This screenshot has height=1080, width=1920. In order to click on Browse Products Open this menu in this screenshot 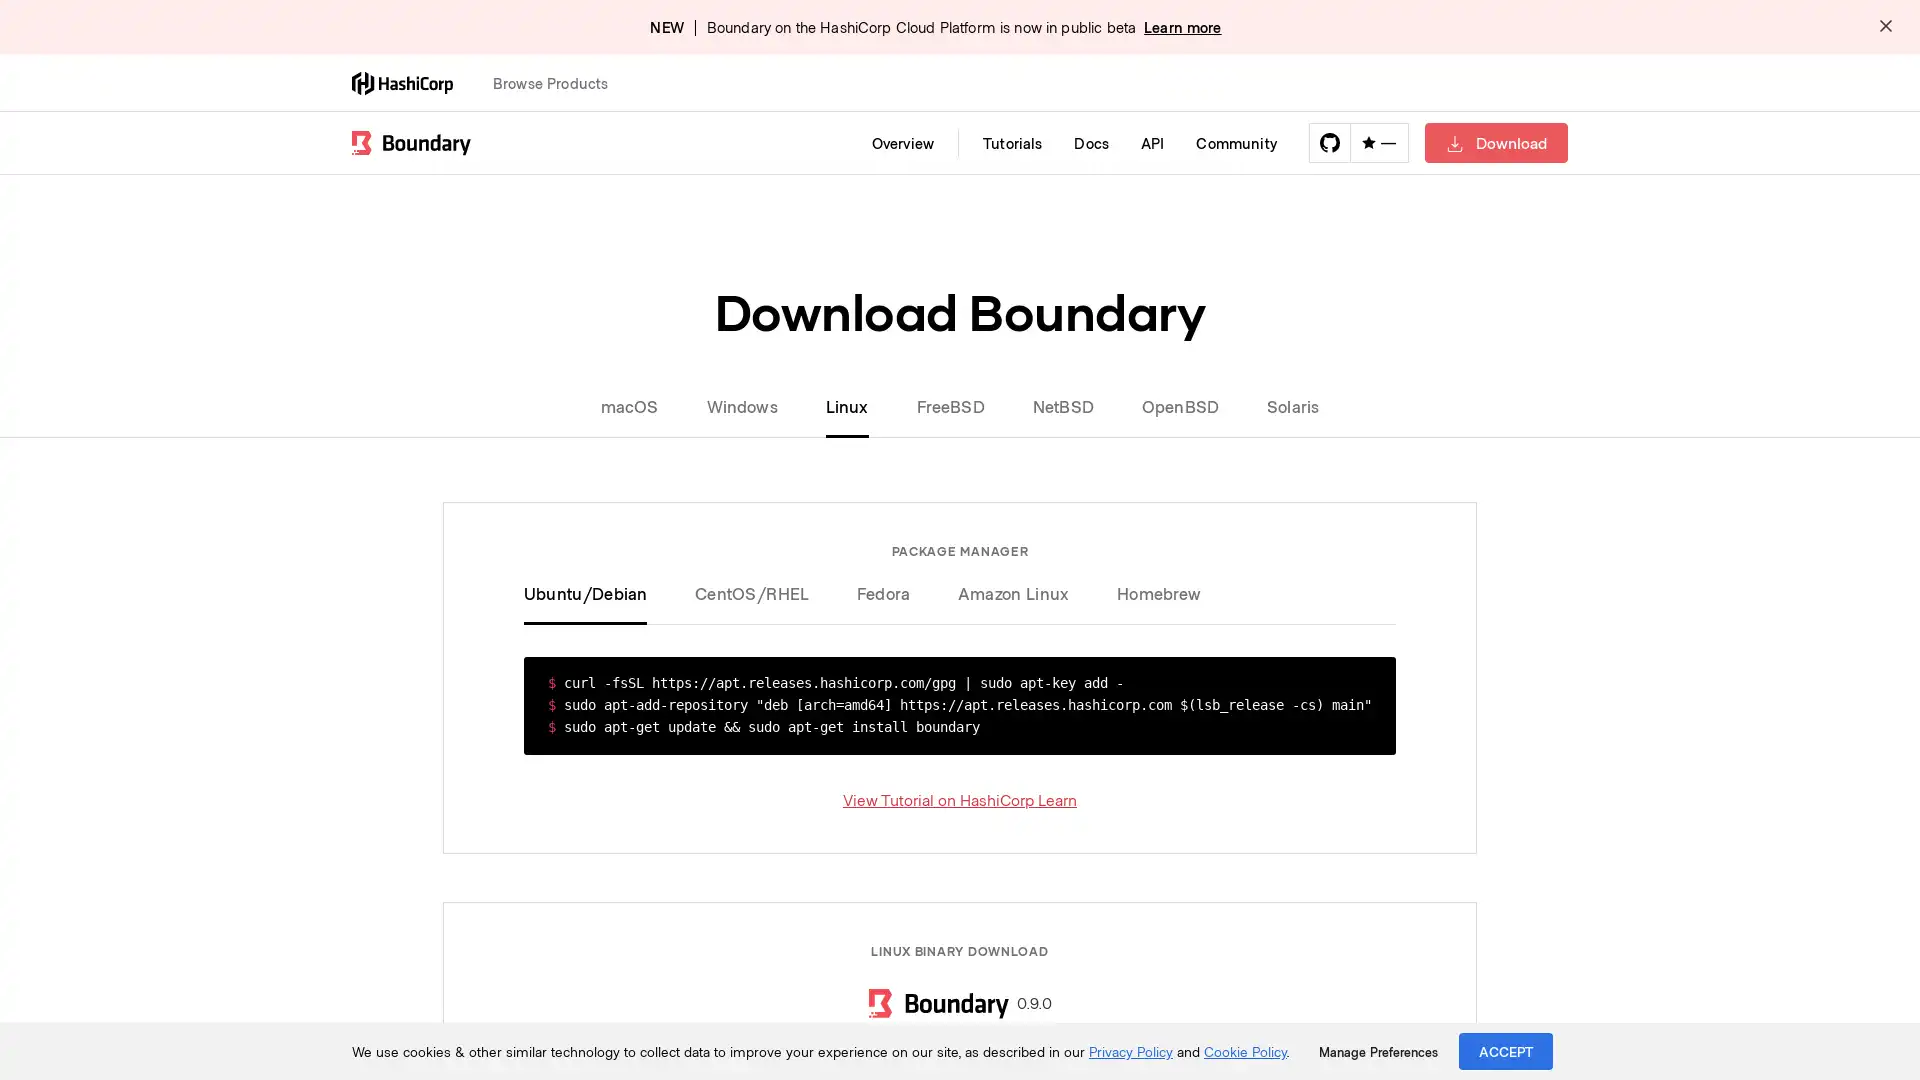, I will do `click(559, 82)`.